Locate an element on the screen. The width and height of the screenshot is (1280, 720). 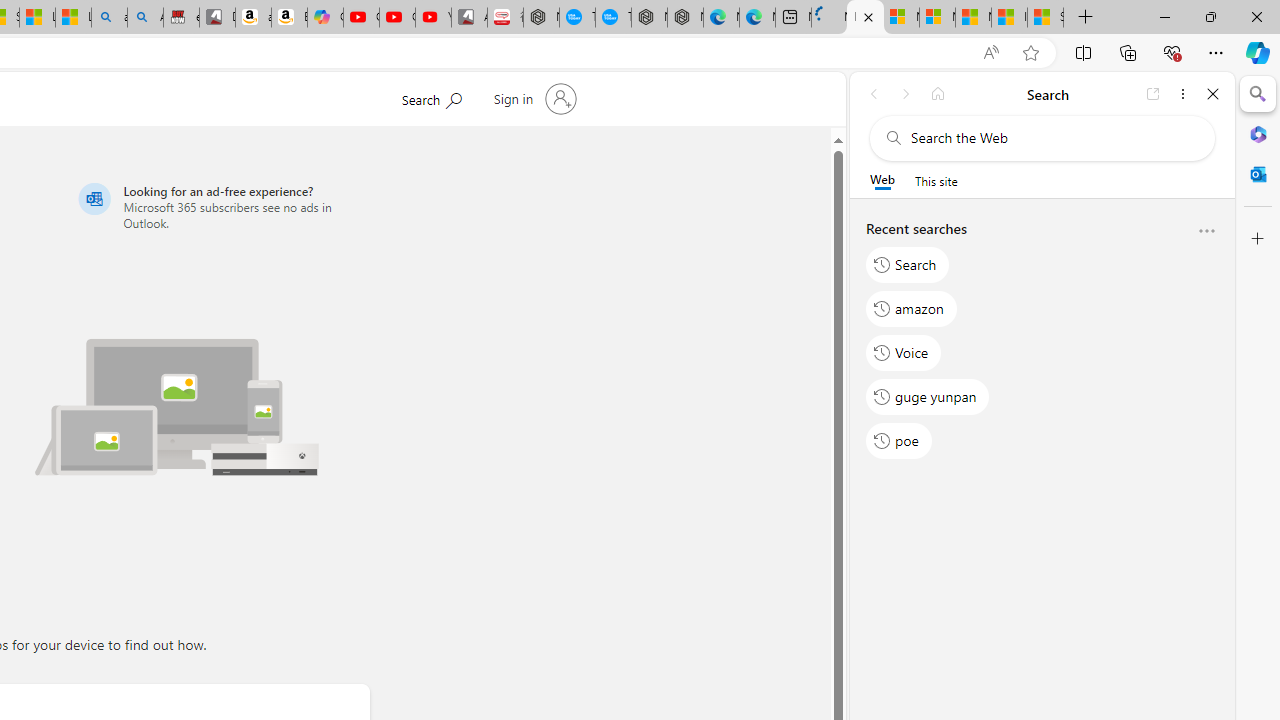
'Microsoft account | Privacy' is located at coordinates (936, 17).